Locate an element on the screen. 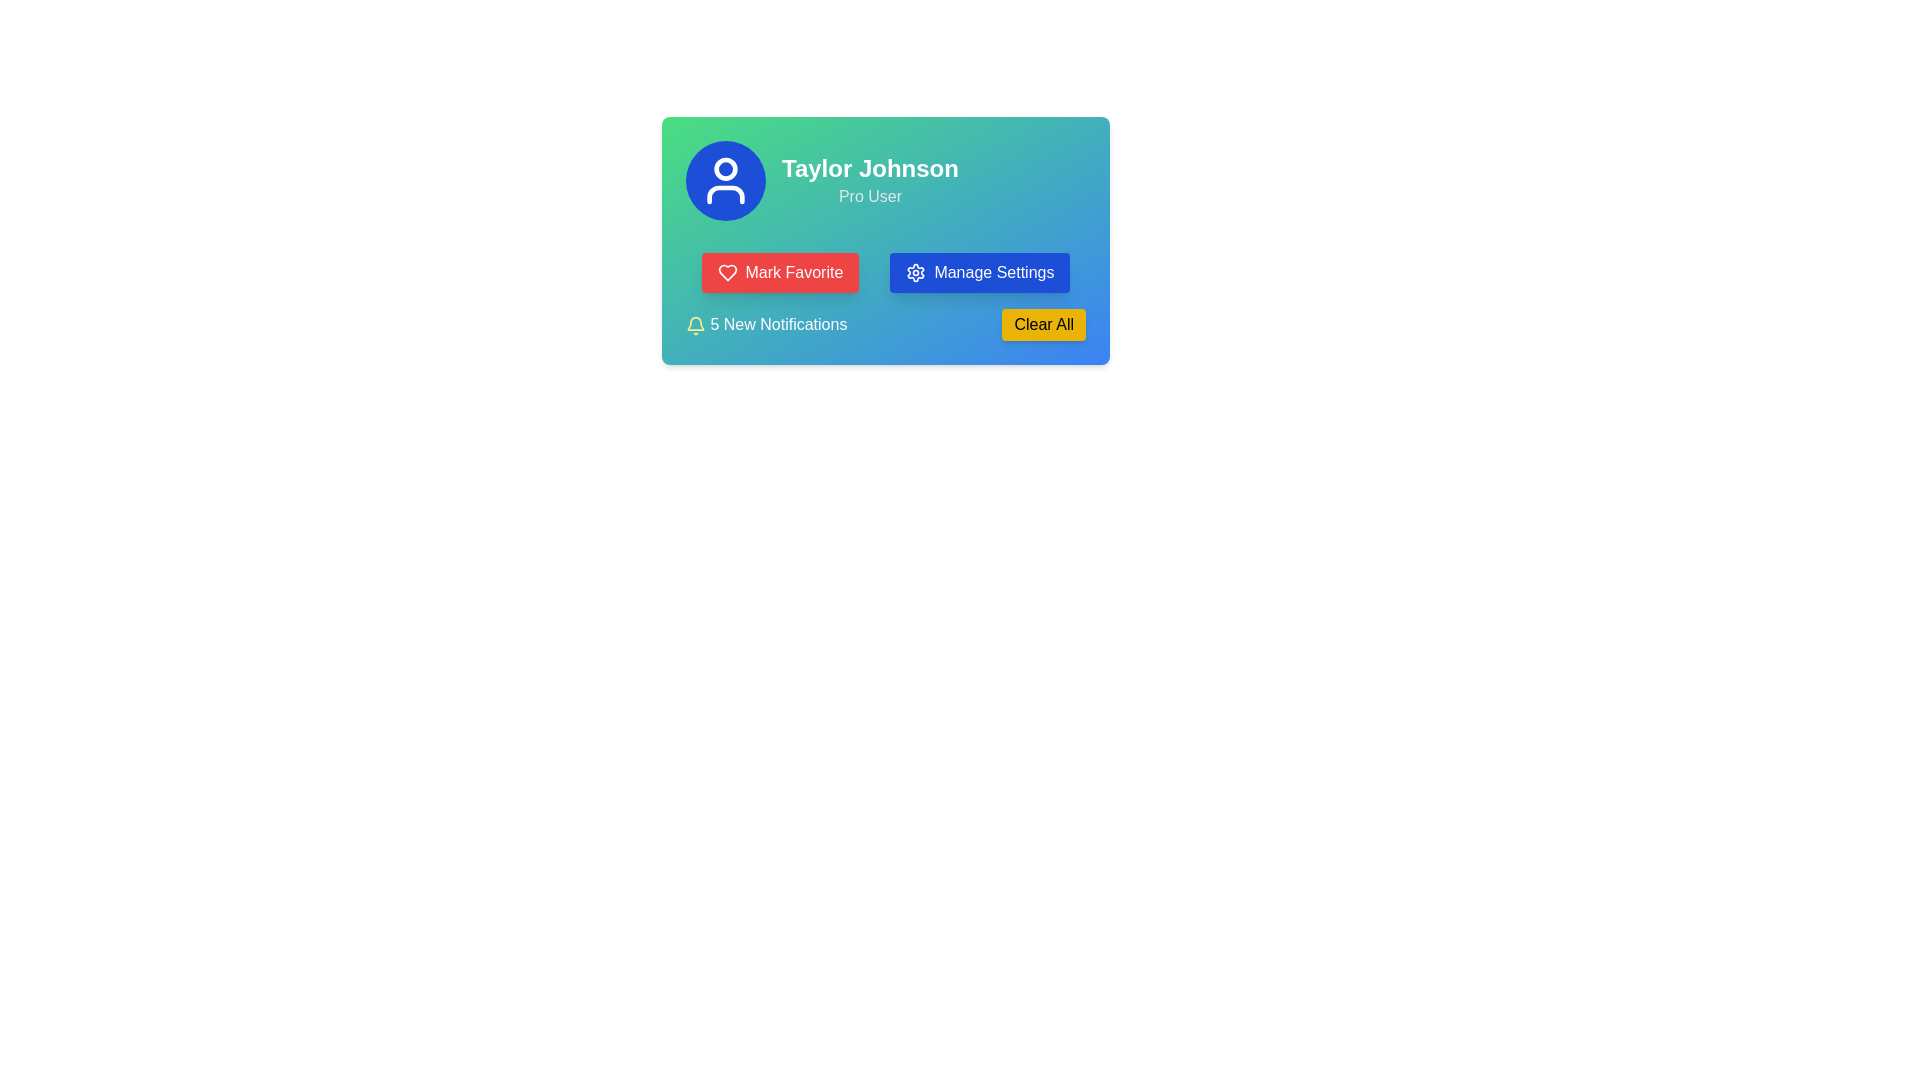  the gear icon inside the blue 'Manage Settings' button located in the top-right section of the interface is located at coordinates (915, 273).